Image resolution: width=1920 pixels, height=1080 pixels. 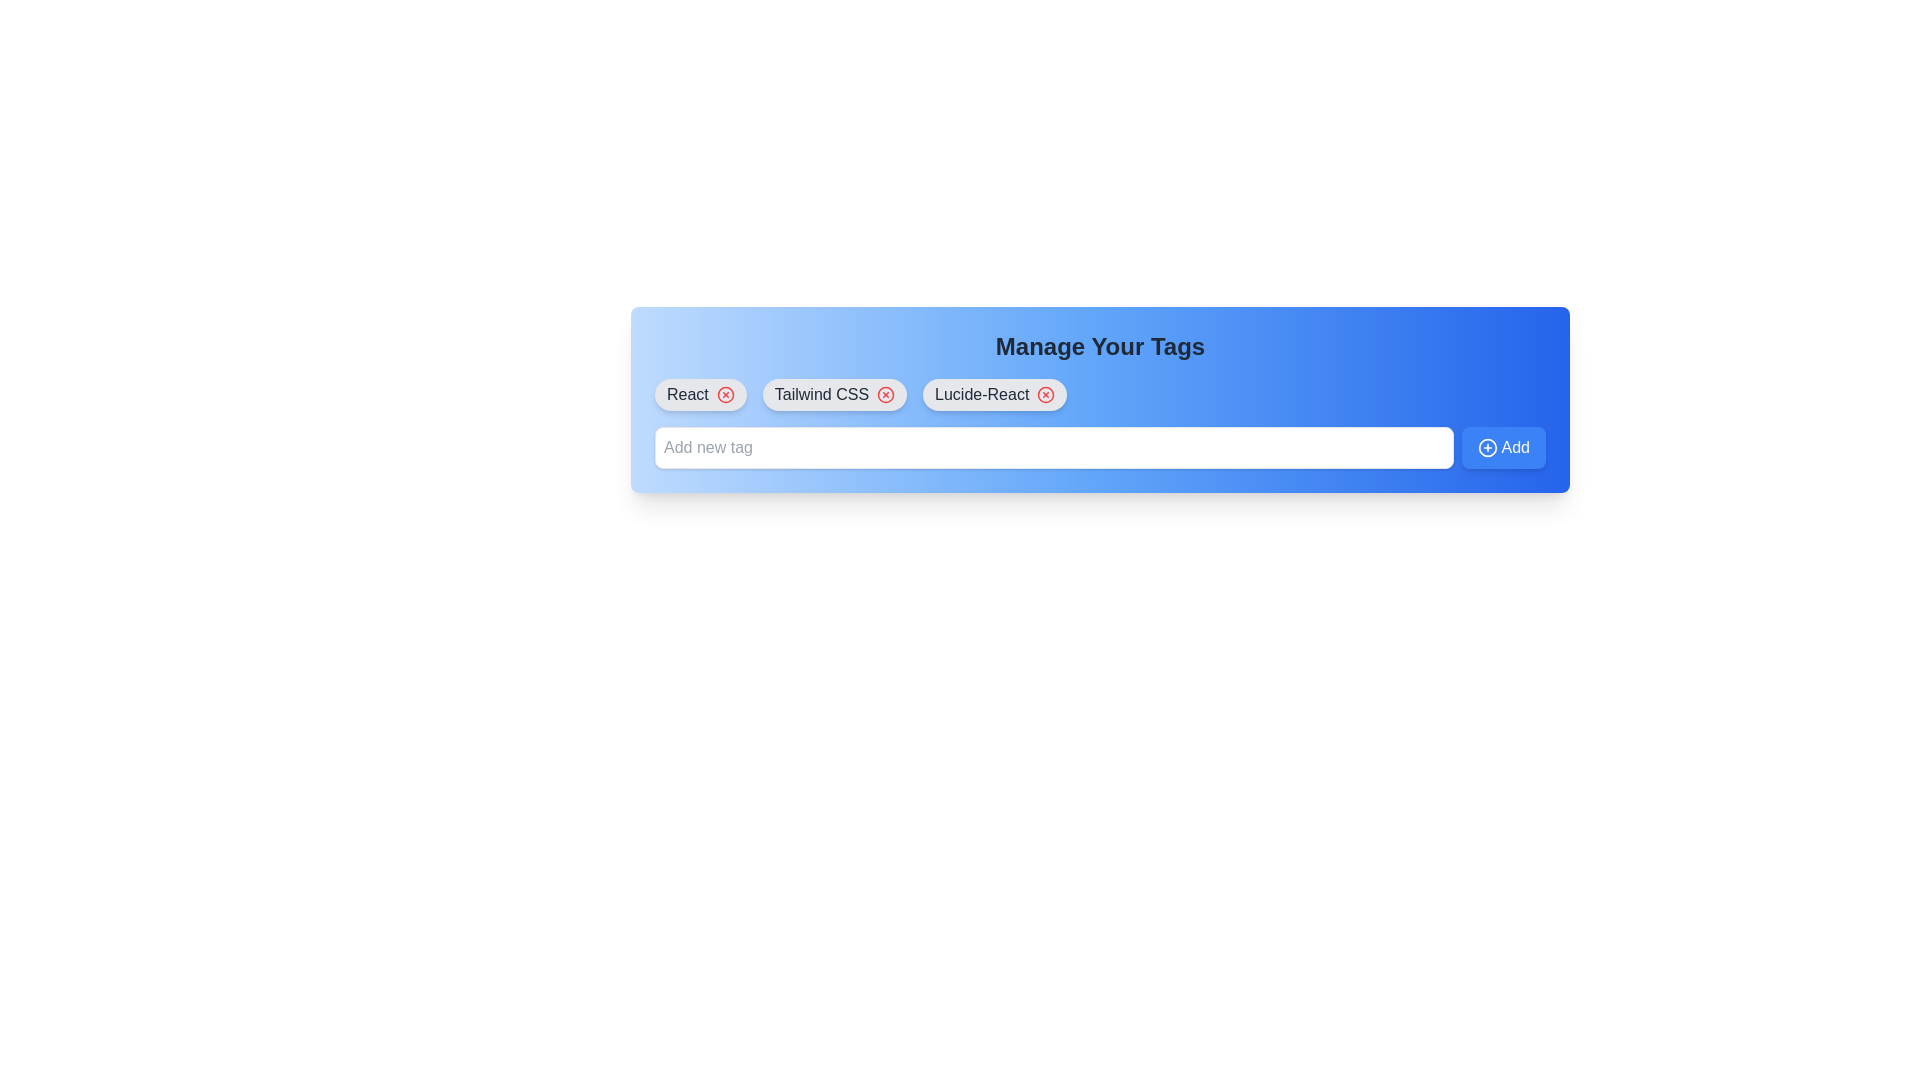 I want to click on the red 'X' icon on the second tag labeled 'Tailwind CSS', so click(x=835, y=394).